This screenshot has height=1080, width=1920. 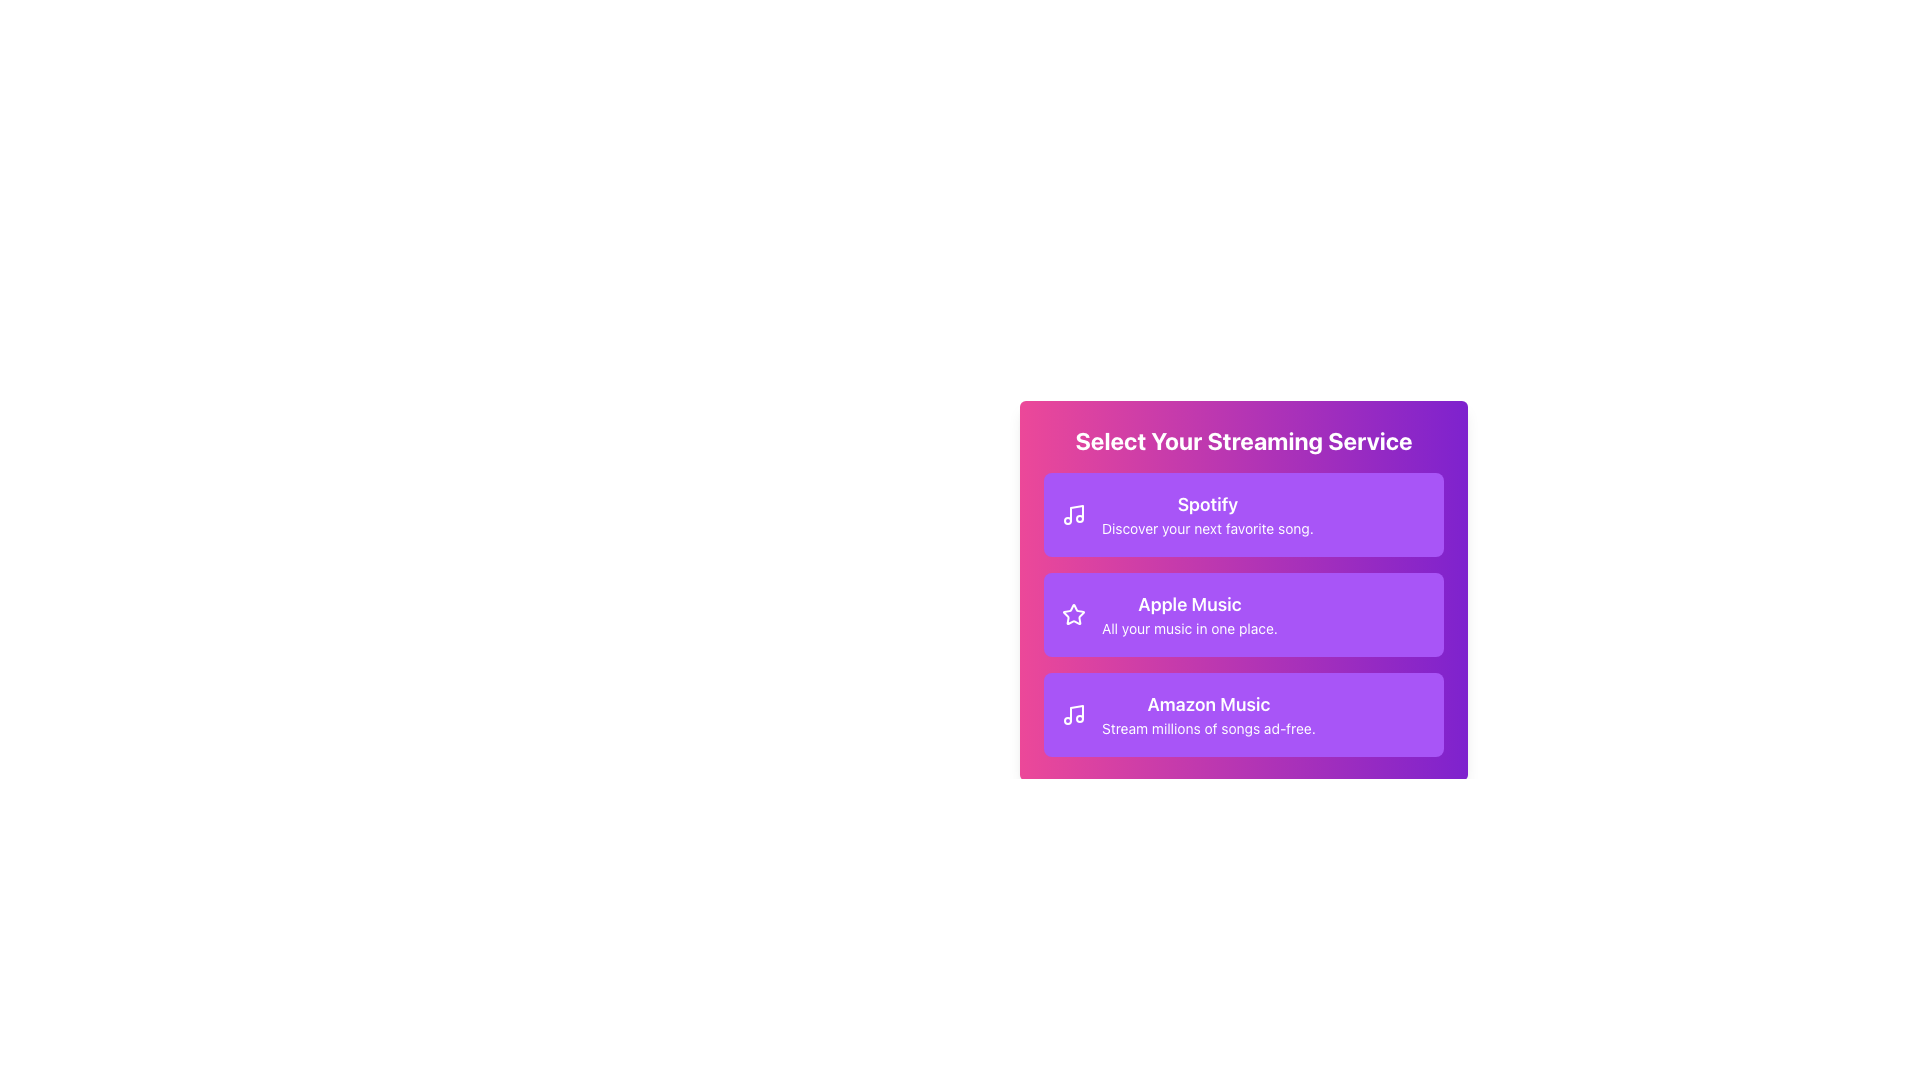 I want to click on the middle button in the vertical list, so click(x=1242, y=613).